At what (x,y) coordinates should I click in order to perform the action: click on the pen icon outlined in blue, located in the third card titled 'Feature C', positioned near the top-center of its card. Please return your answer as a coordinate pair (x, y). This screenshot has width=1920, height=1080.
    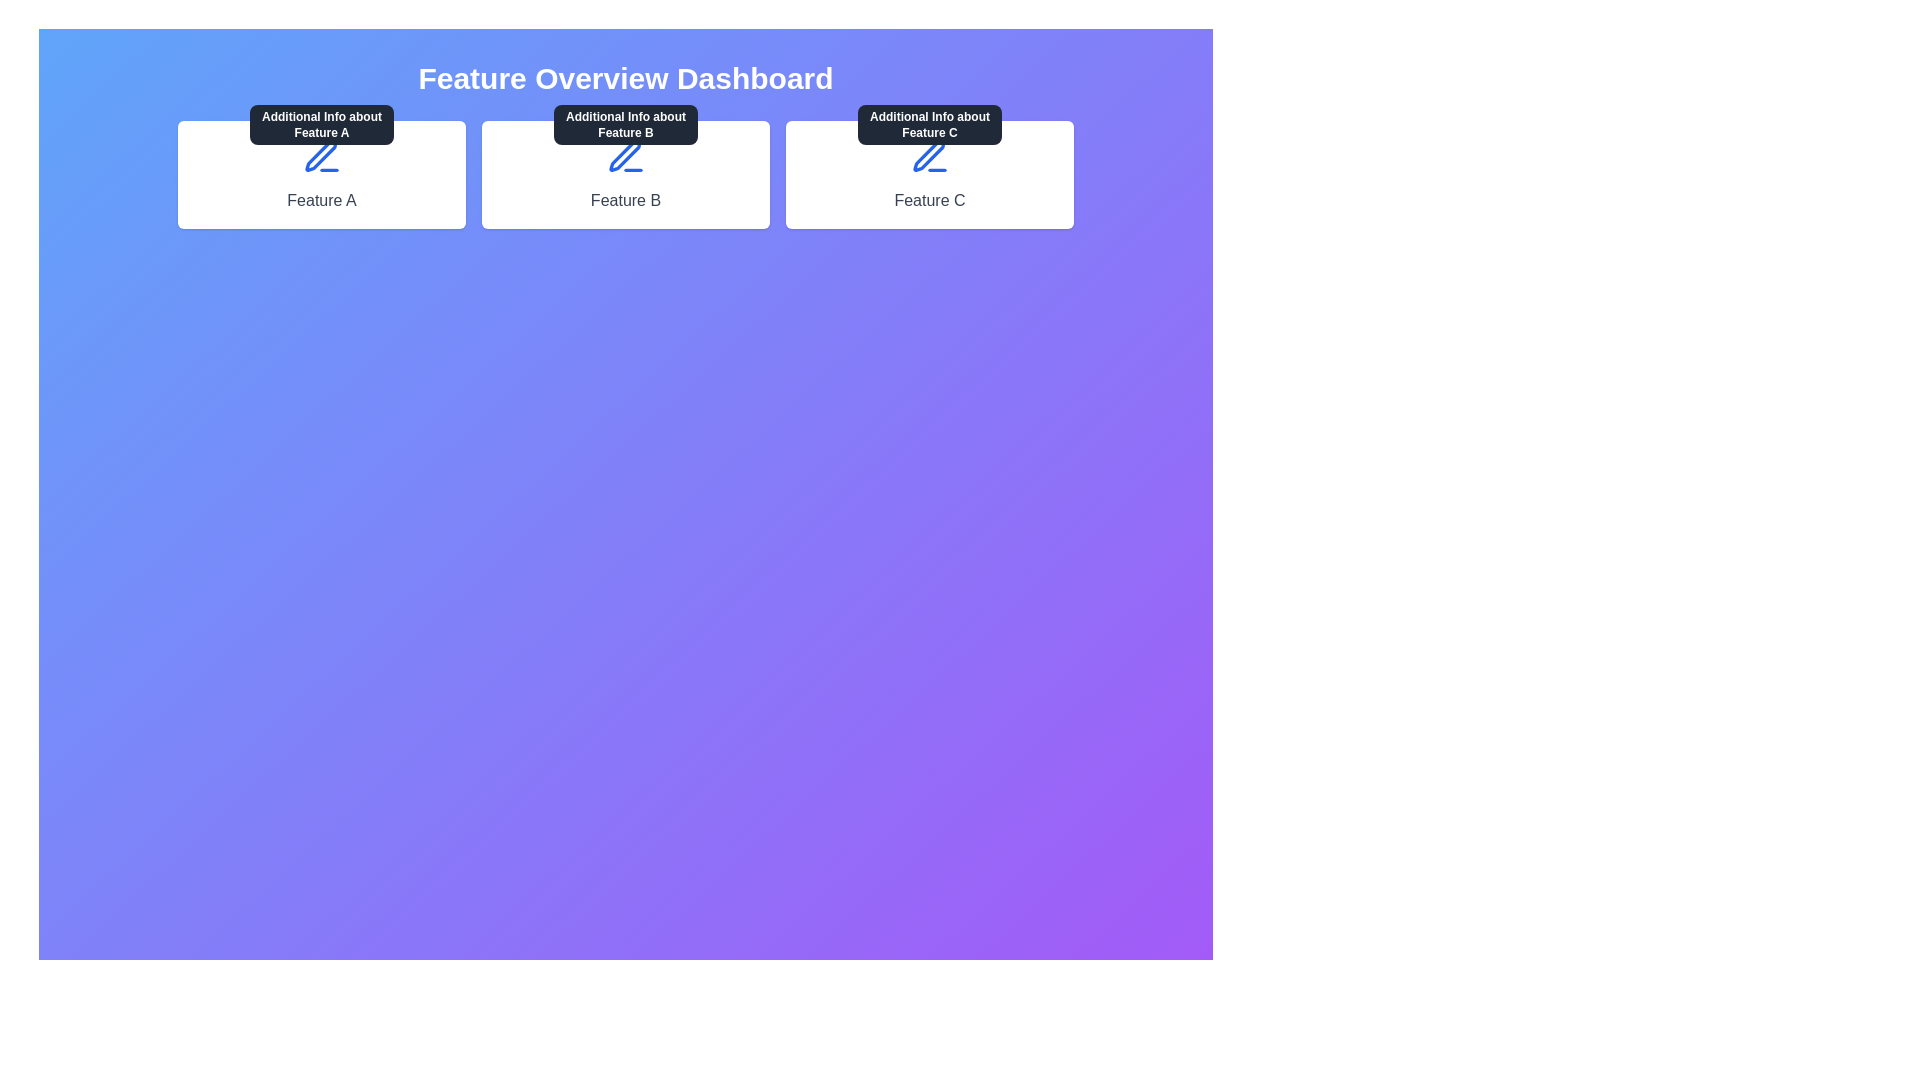
    Looking at the image, I should click on (928, 155).